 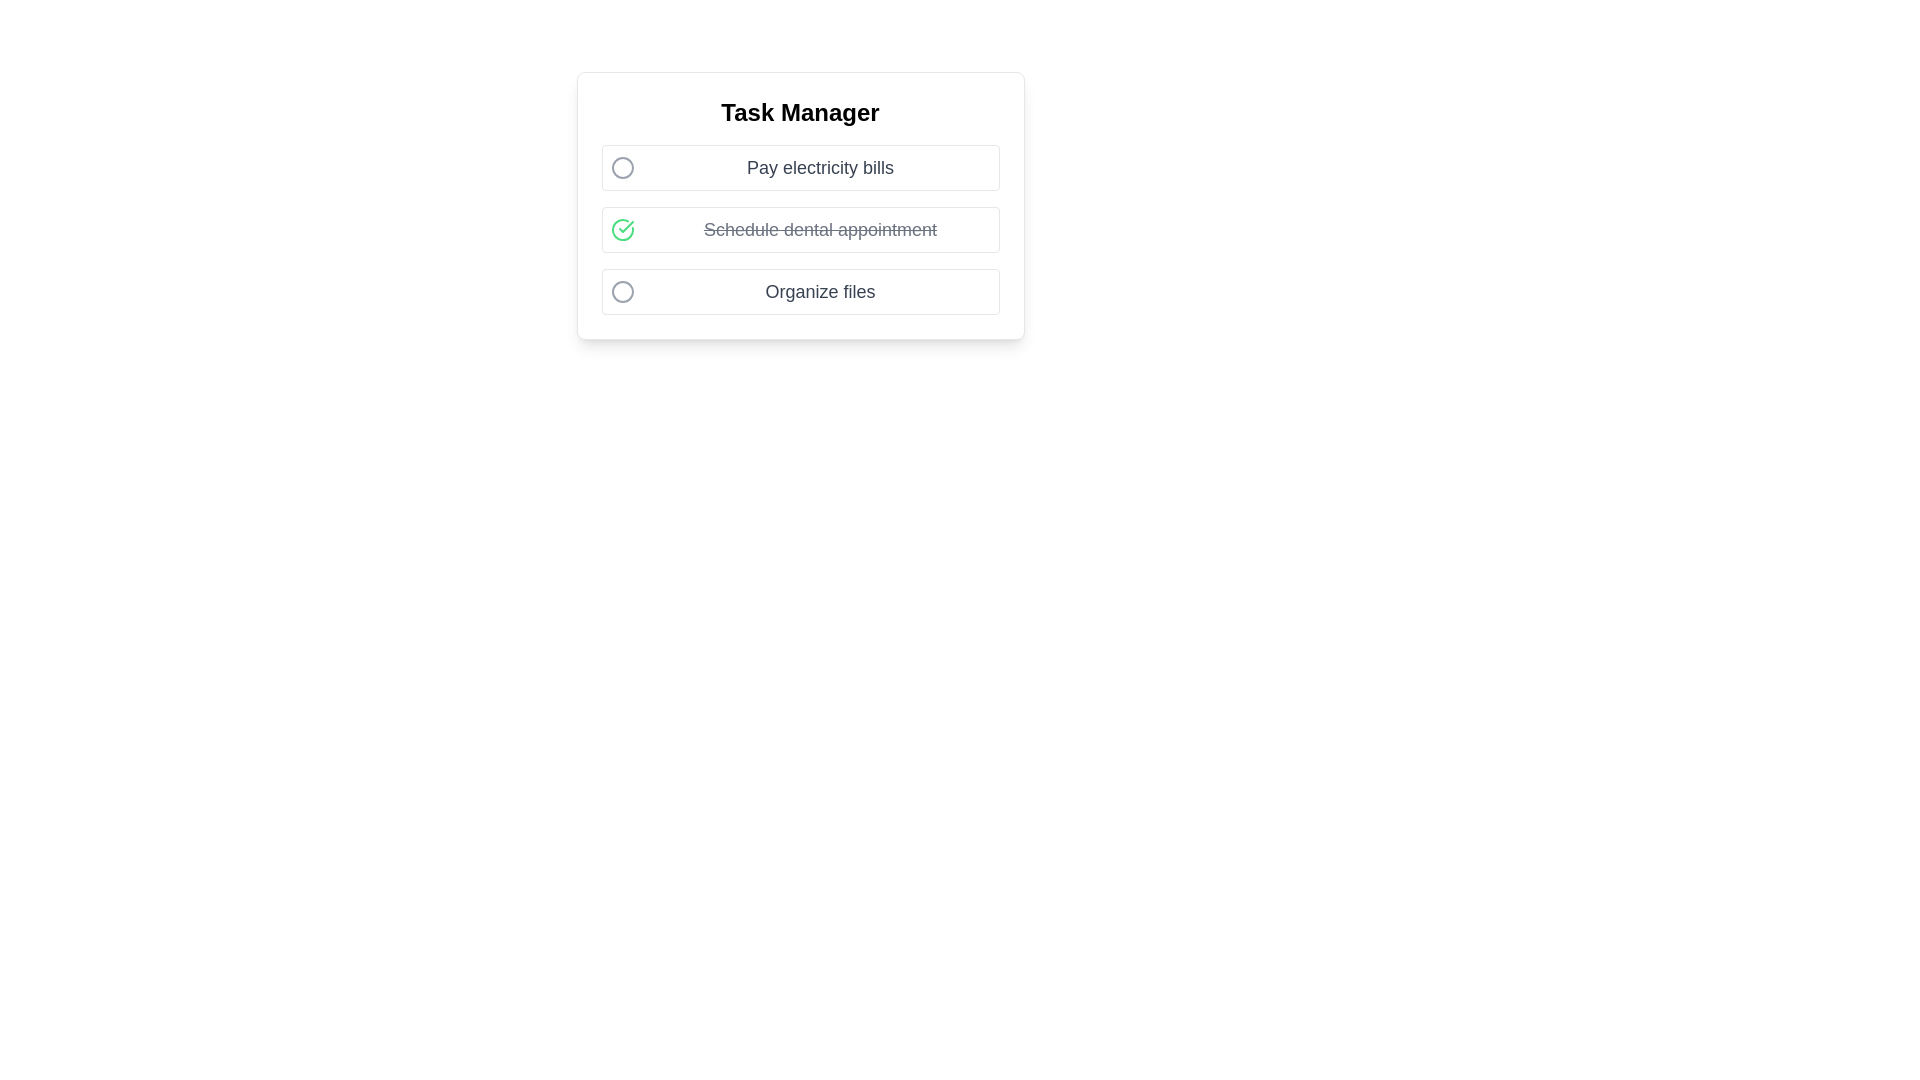 What do you see at coordinates (621, 229) in the screenshot?
I see `the completed task icon indicating 'Schedule dental appointment' in the Task Manager interface` at bounding box center [621, 229].